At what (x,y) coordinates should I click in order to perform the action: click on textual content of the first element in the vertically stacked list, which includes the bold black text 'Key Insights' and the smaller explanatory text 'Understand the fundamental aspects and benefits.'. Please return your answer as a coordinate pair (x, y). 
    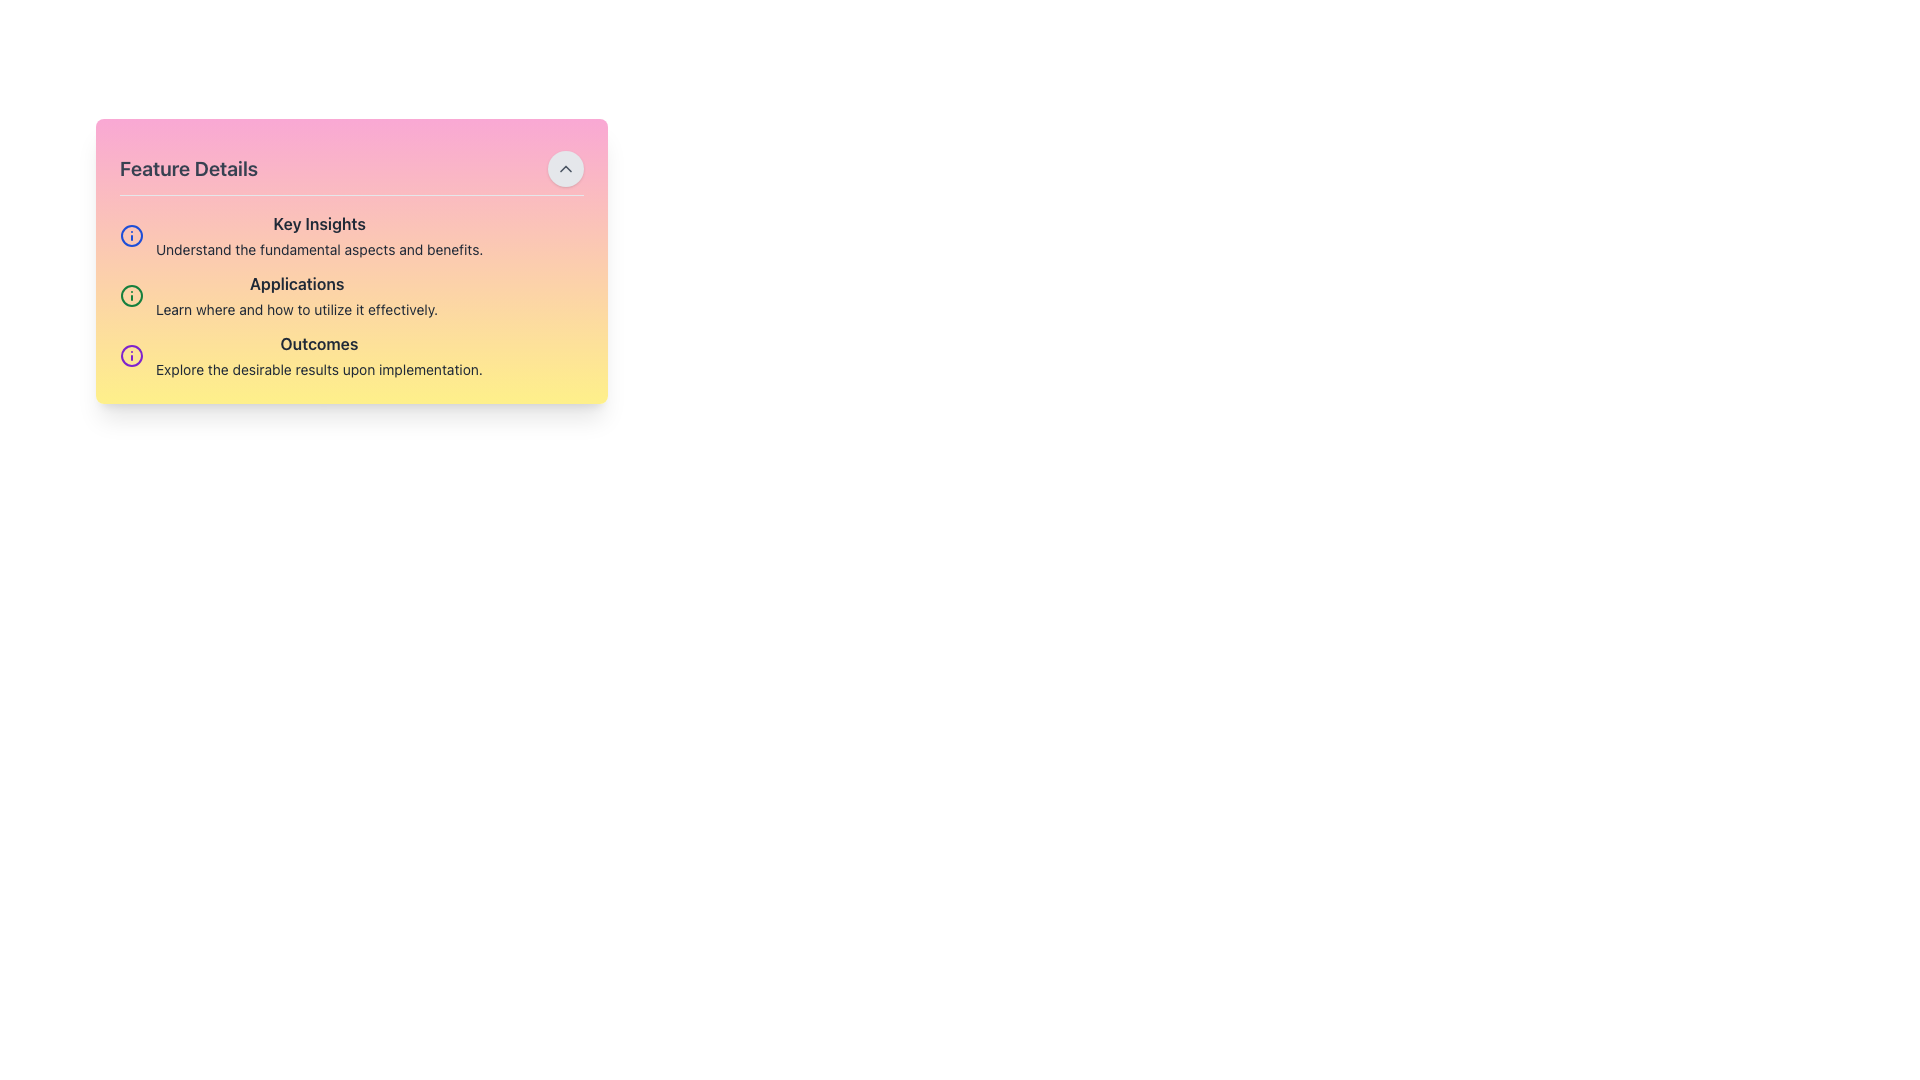
    Looking at the image, I should click on (351, 234).